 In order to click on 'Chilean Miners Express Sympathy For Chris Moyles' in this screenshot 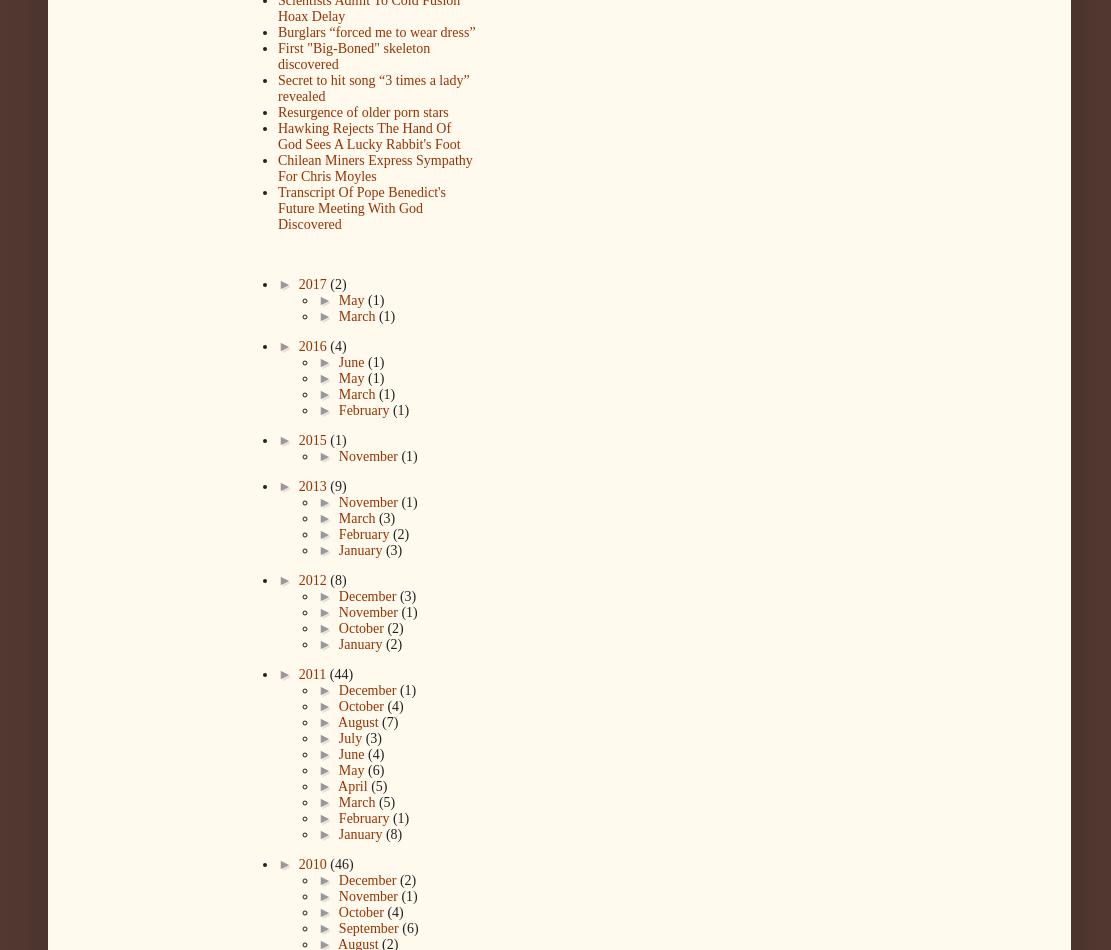, I will do `click(374, 168)`.